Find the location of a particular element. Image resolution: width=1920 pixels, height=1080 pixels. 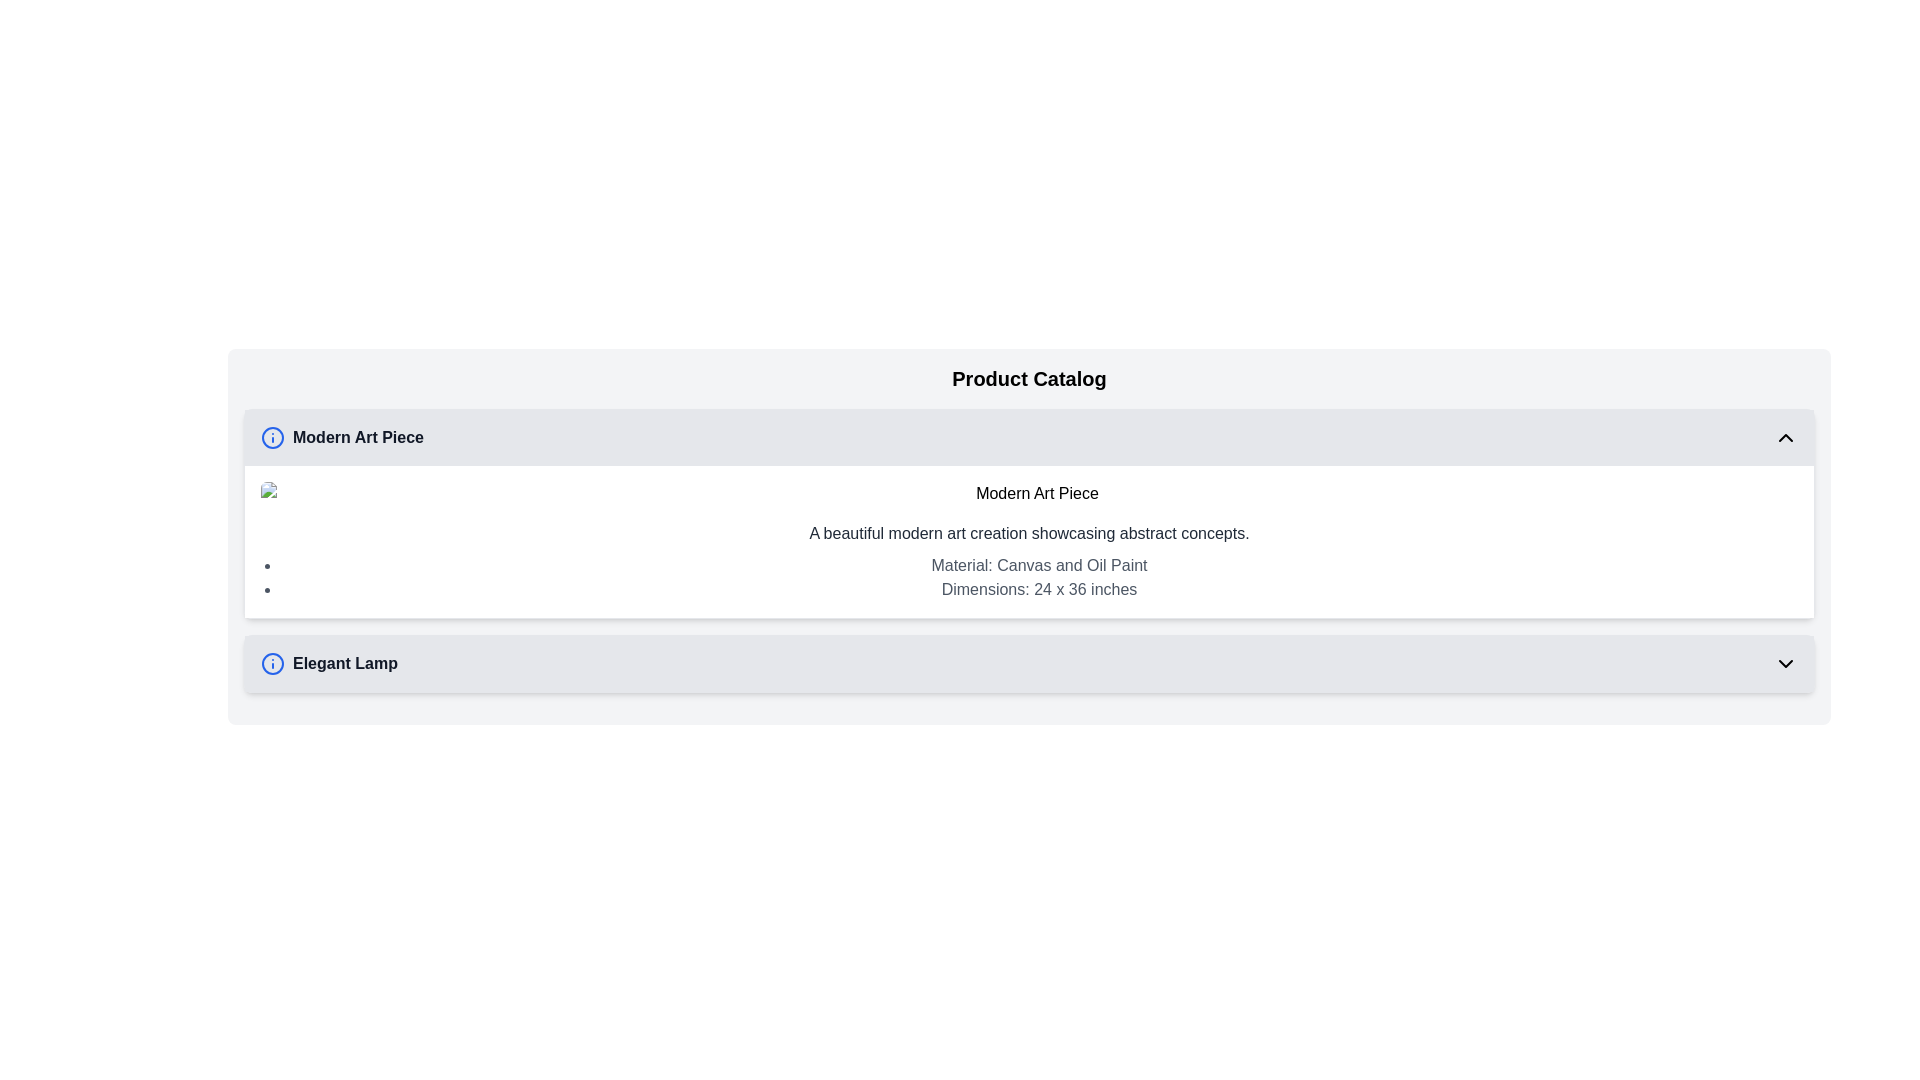

the text label for the product named 'Elegant Lamp', which is located to the right of a blue 'information' icon at the bottom section of the display is located at coordinates (345, 663).